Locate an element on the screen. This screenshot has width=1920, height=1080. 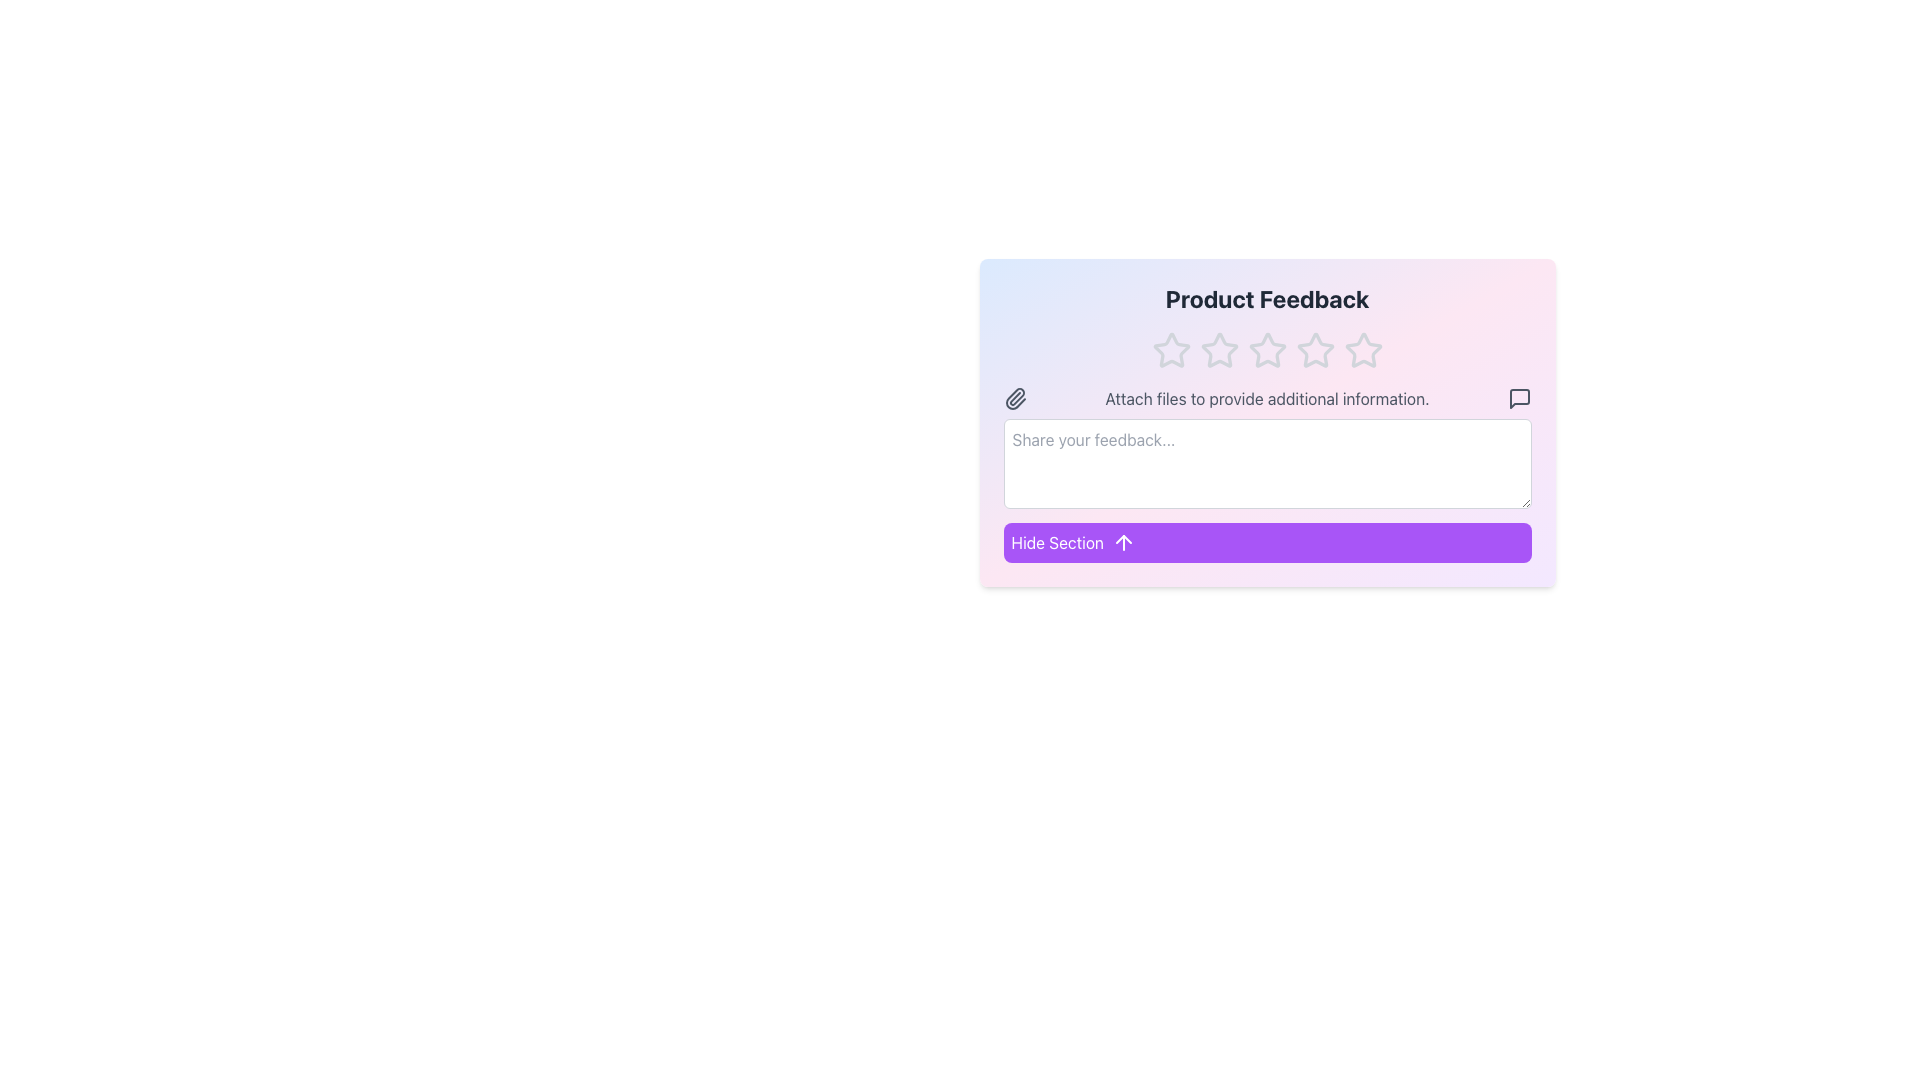
the speech bubble icon located at the far right of the feedback submission section is located at coordinates (1519, 398).